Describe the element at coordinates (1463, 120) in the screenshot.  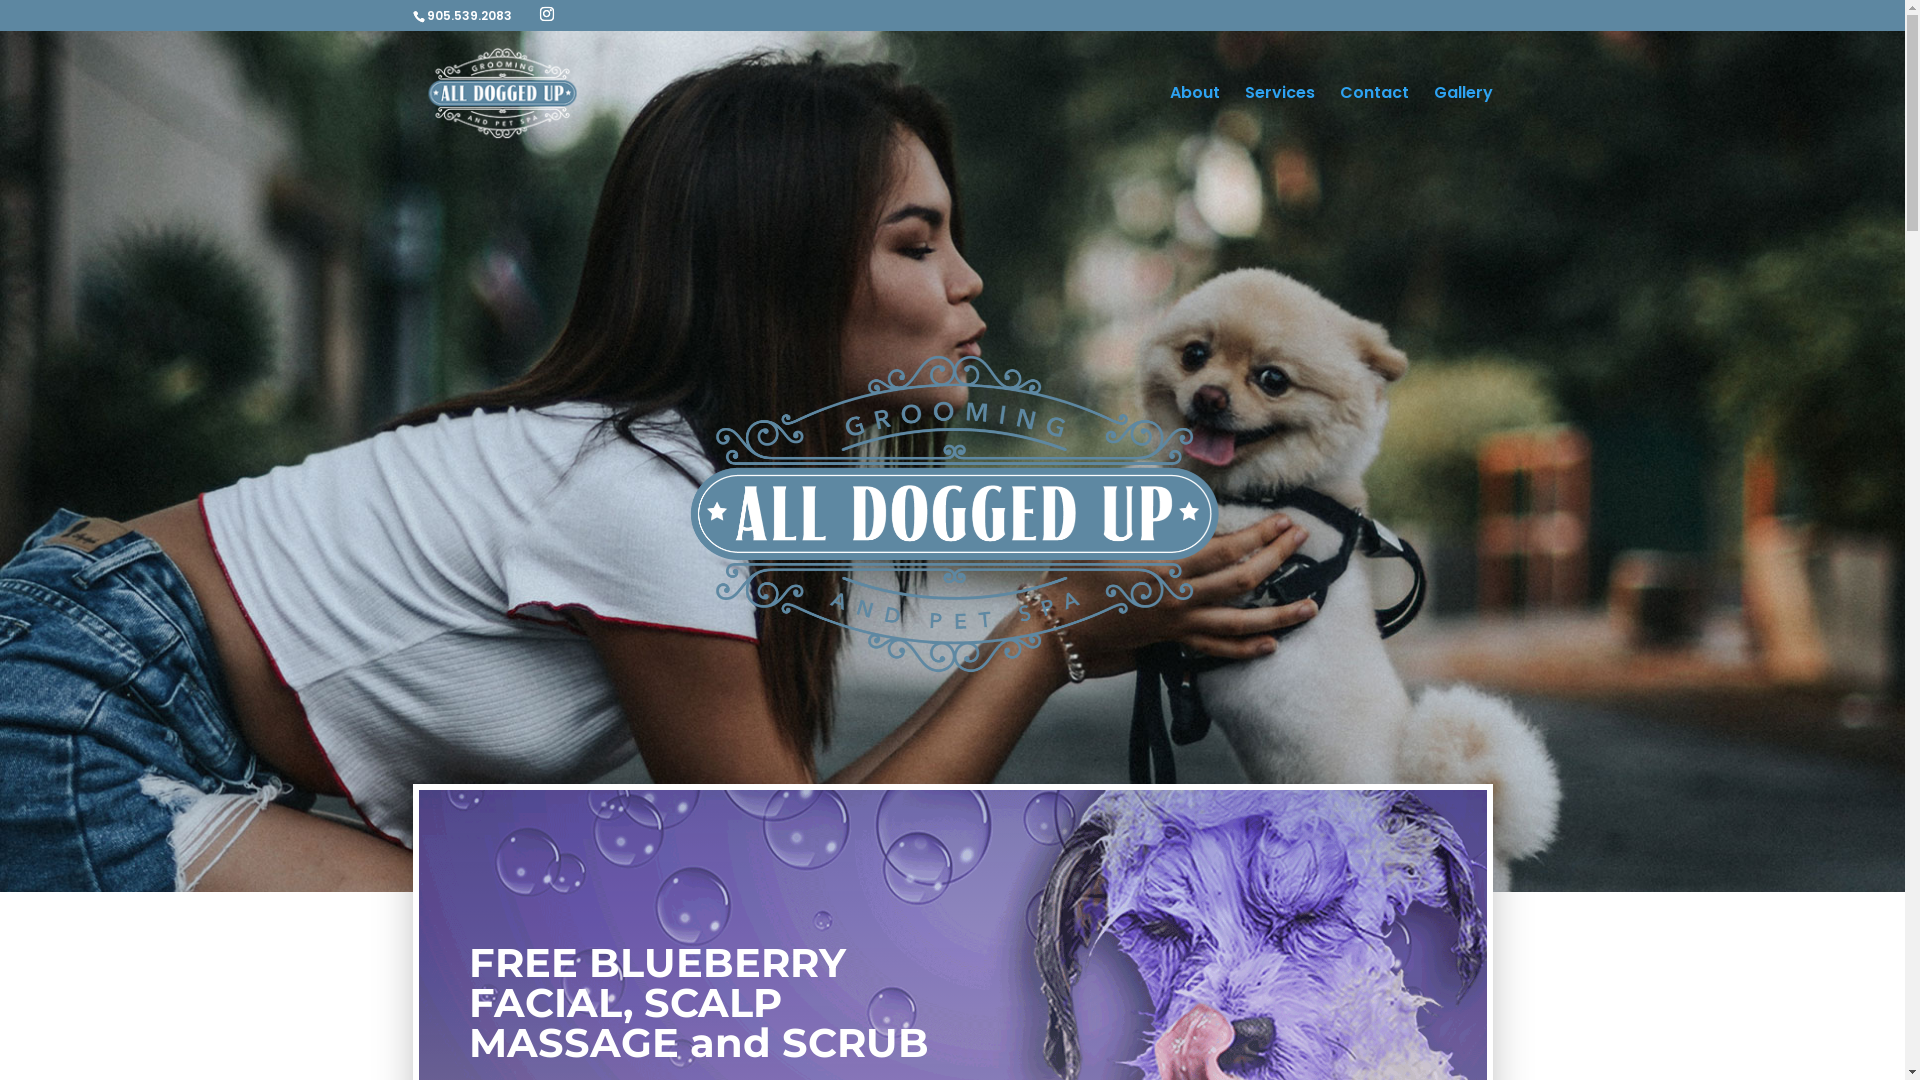
I see `'Gallery'` at that location.